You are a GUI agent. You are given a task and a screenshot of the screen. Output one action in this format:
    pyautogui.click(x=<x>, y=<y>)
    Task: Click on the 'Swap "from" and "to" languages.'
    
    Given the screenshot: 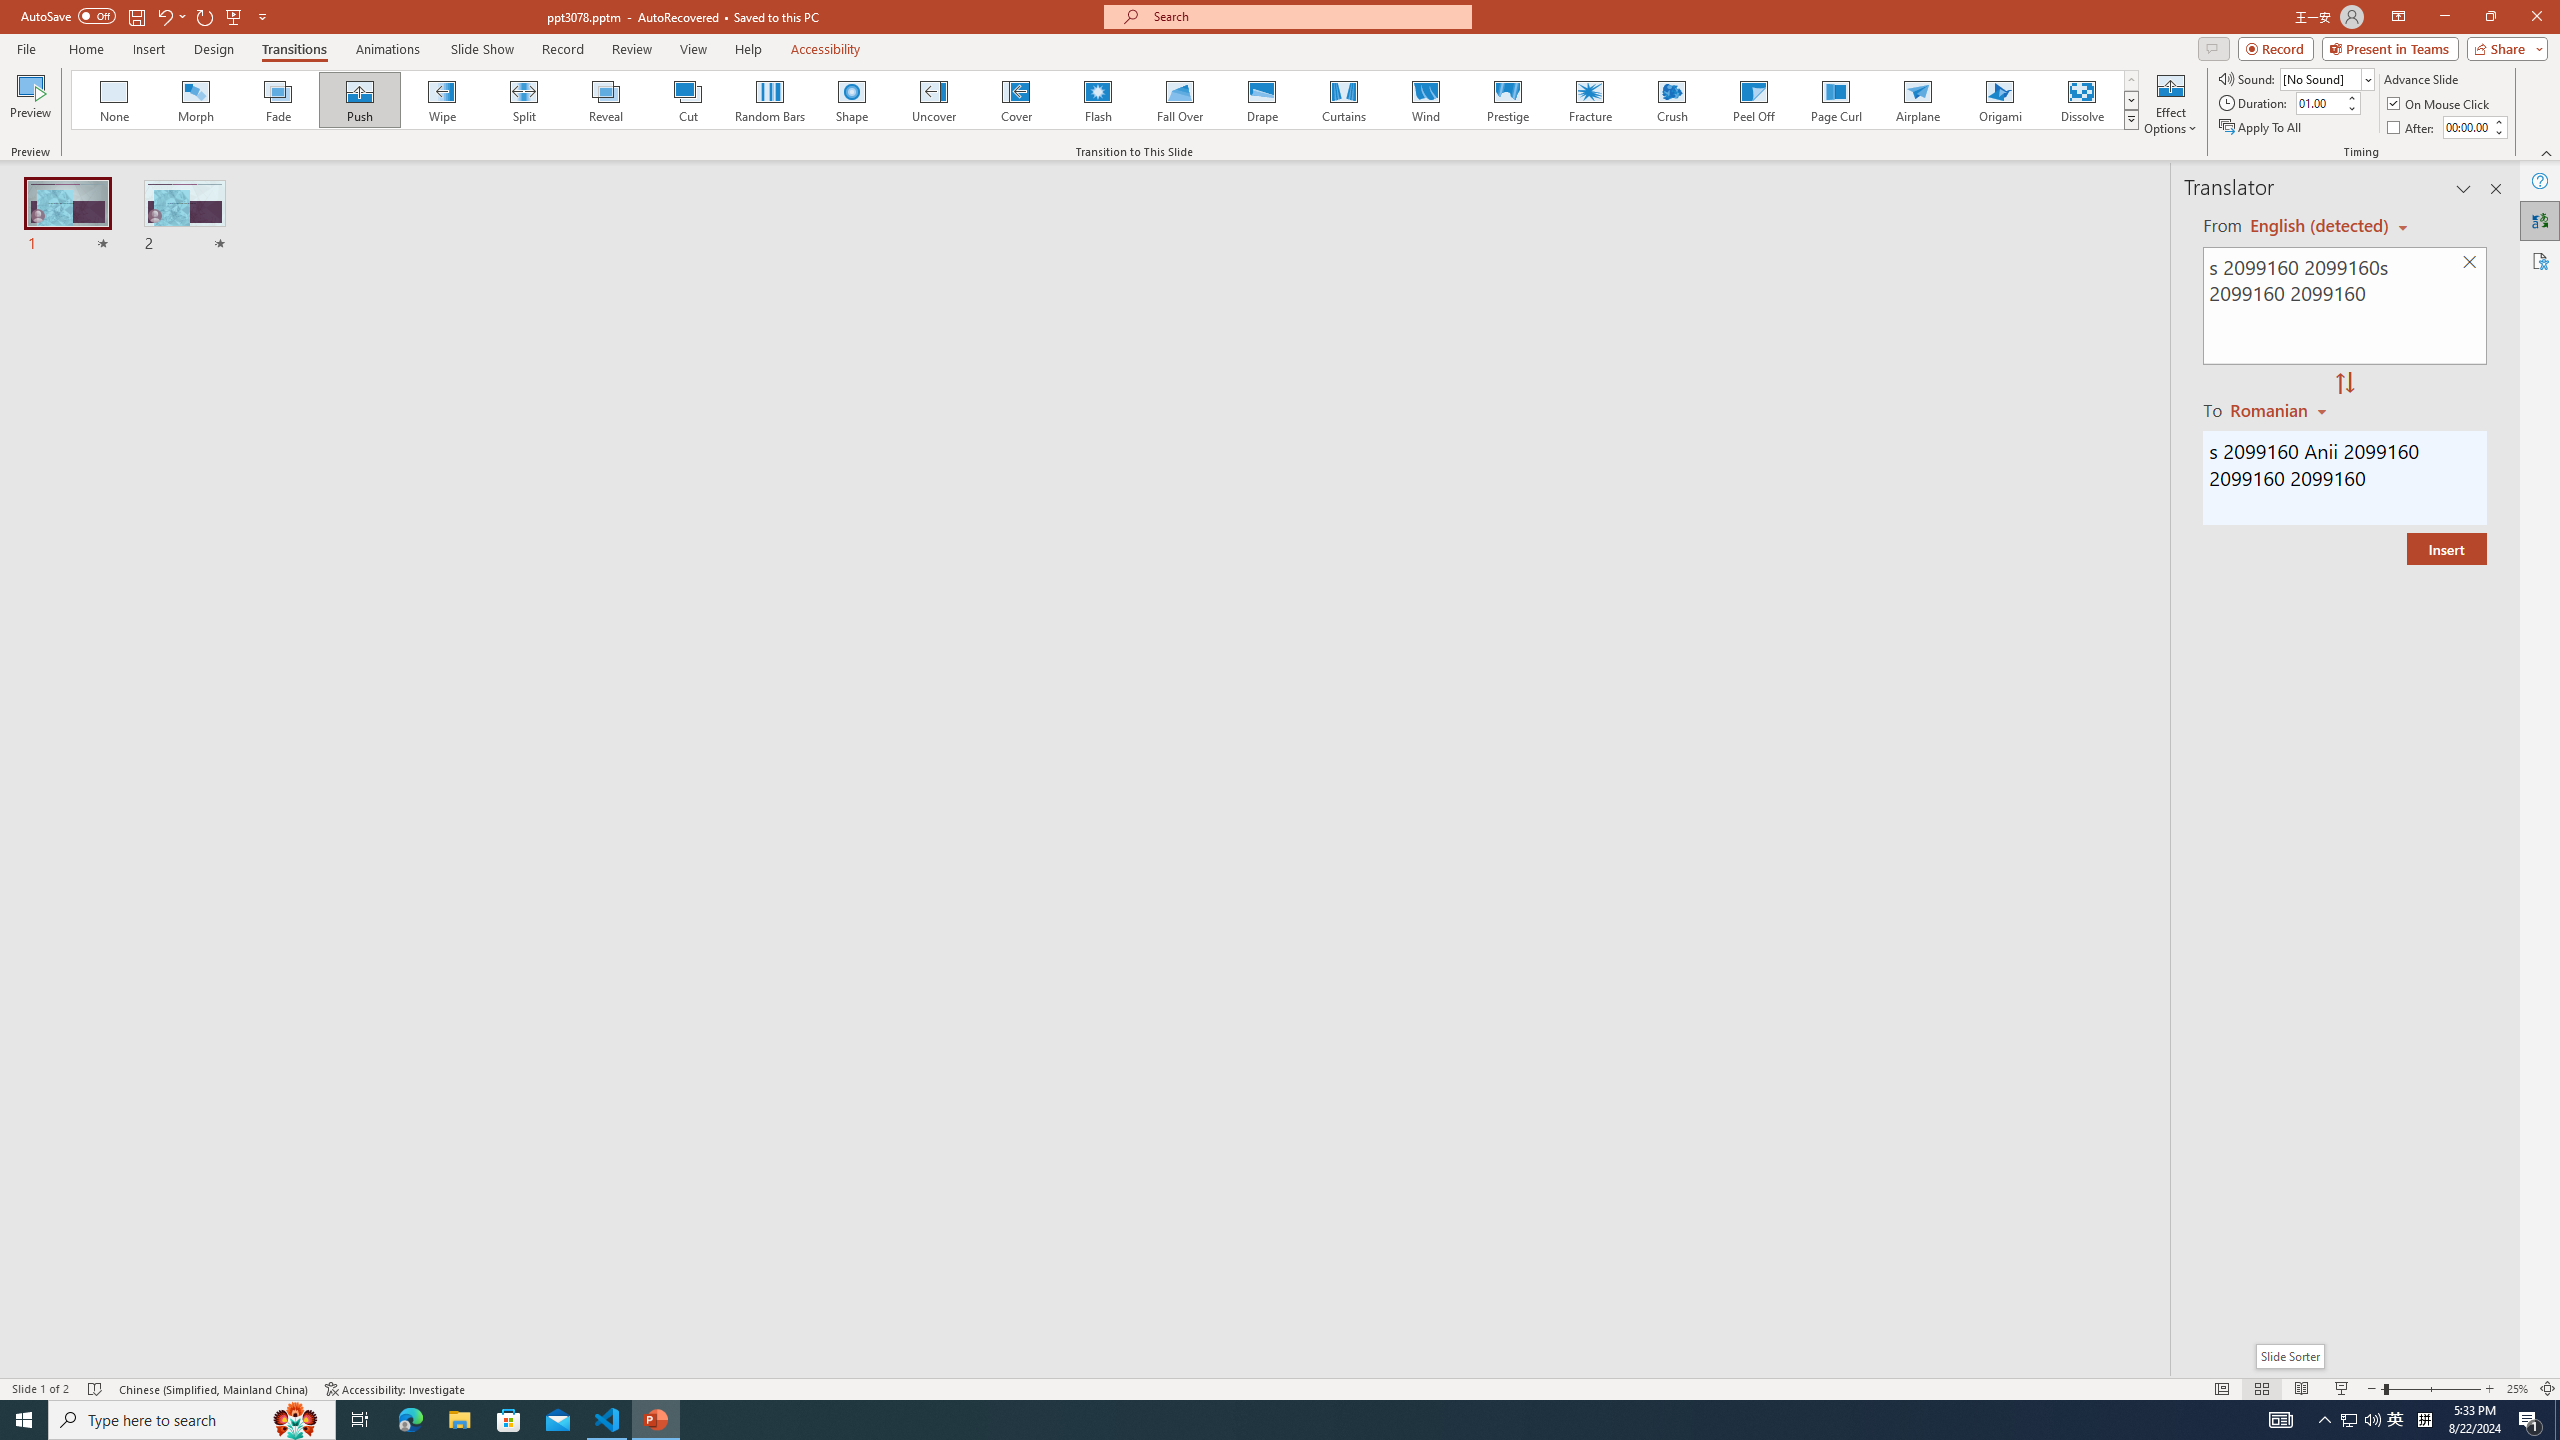 What is the action you would take?
    pyautogui.click(x=2343, y=383)
    